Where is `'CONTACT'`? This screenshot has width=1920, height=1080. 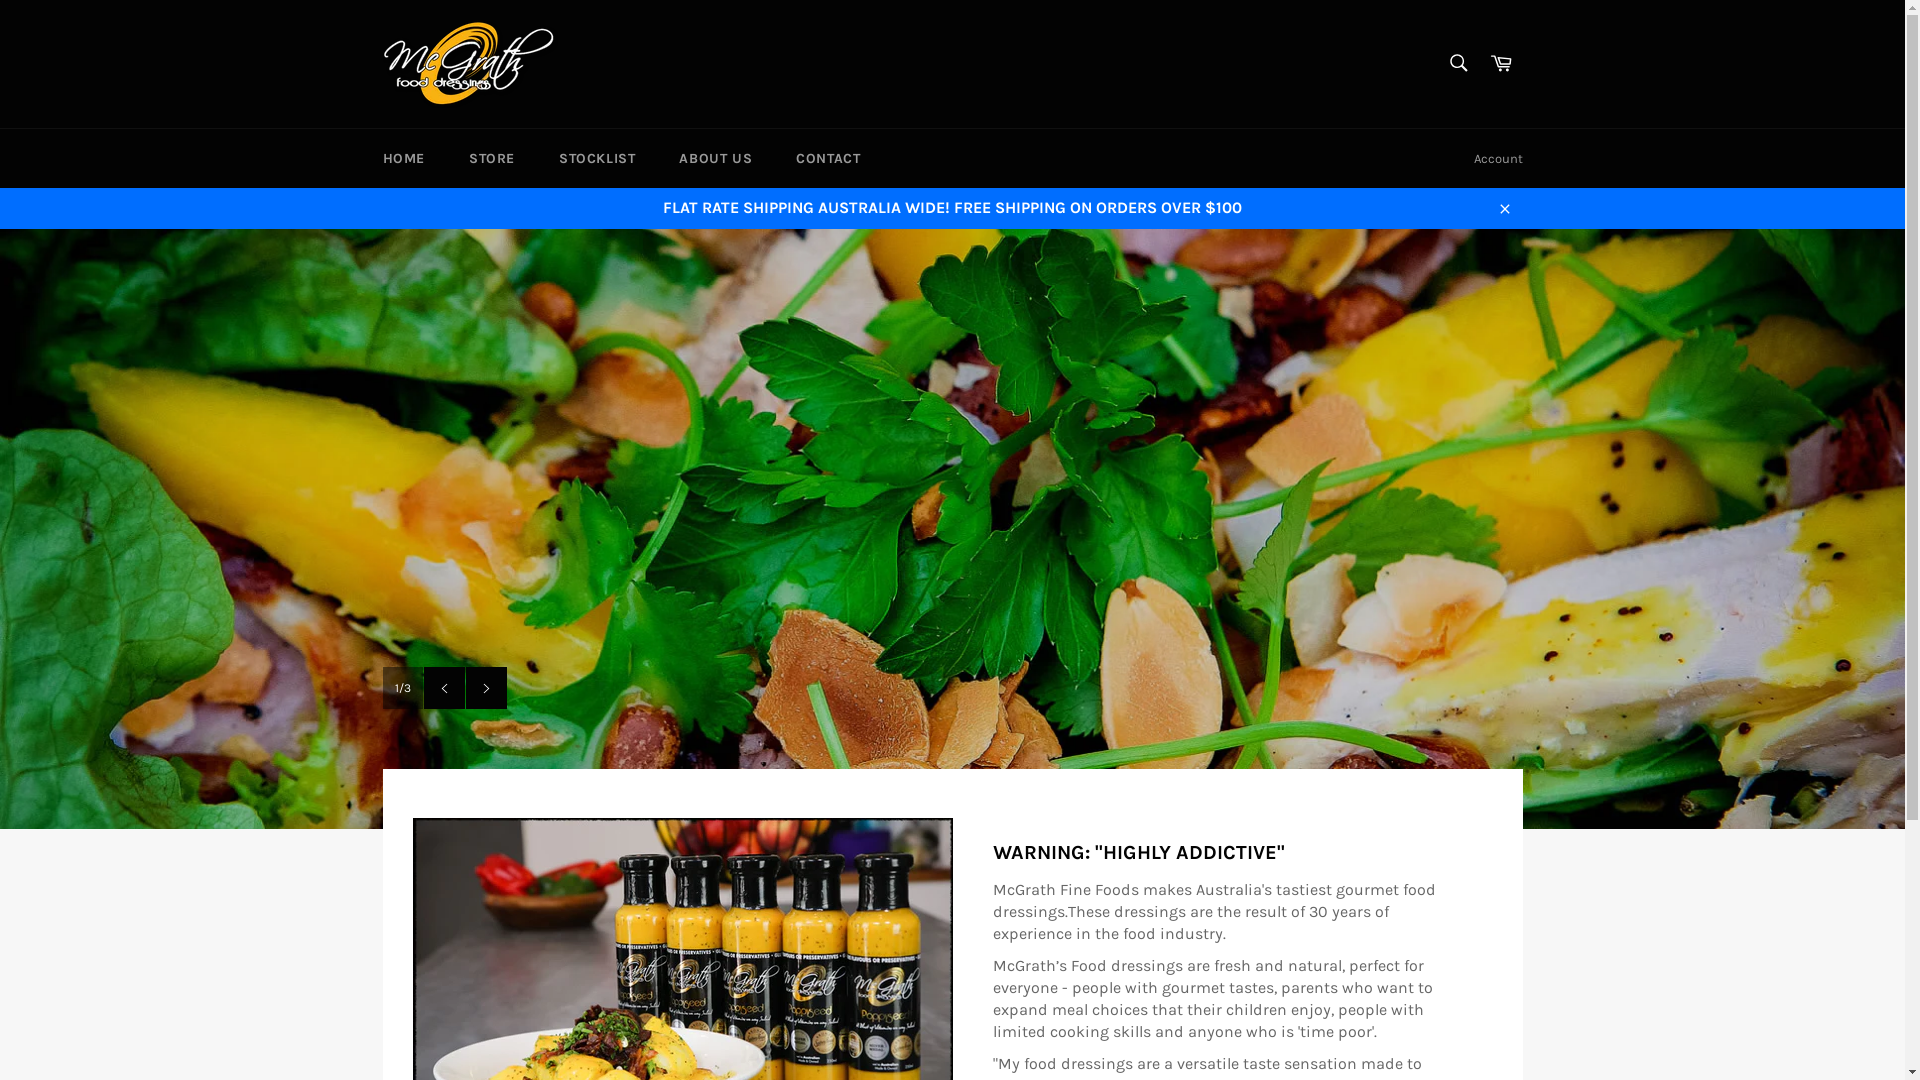
'CONTACT' is located at coordinates (828, 157).